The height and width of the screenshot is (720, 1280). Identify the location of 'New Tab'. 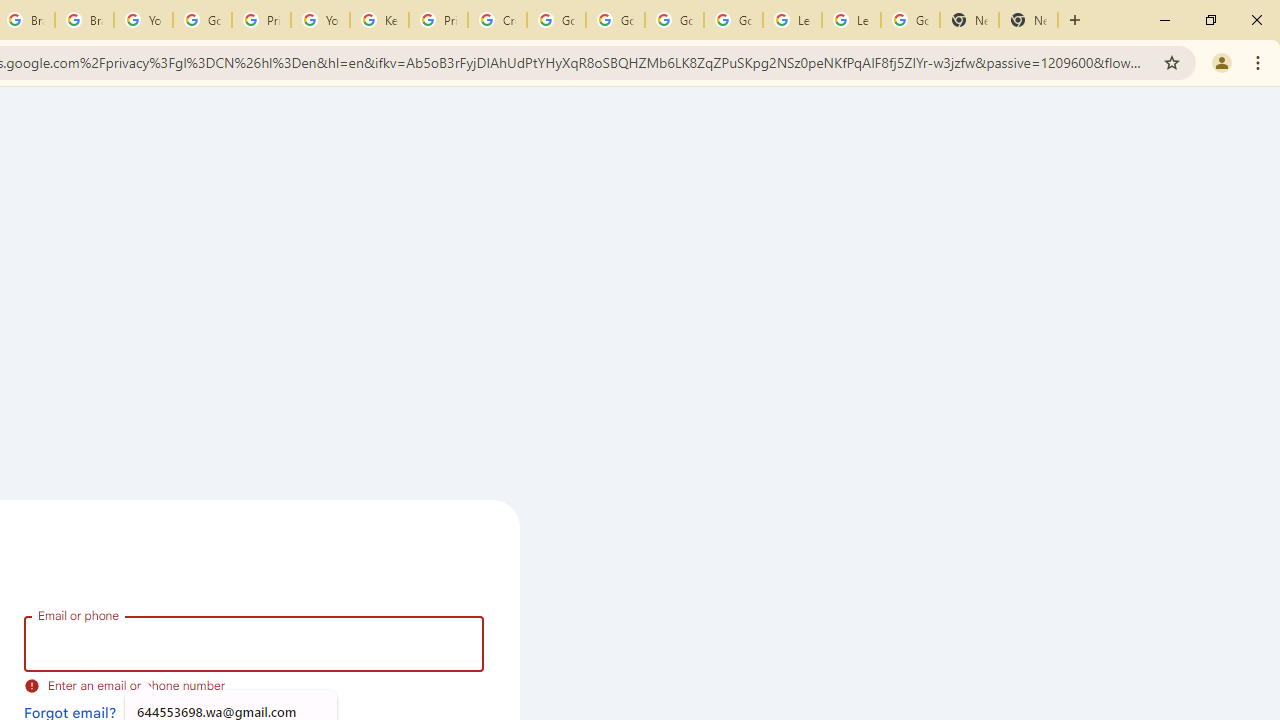
(1028, 20).